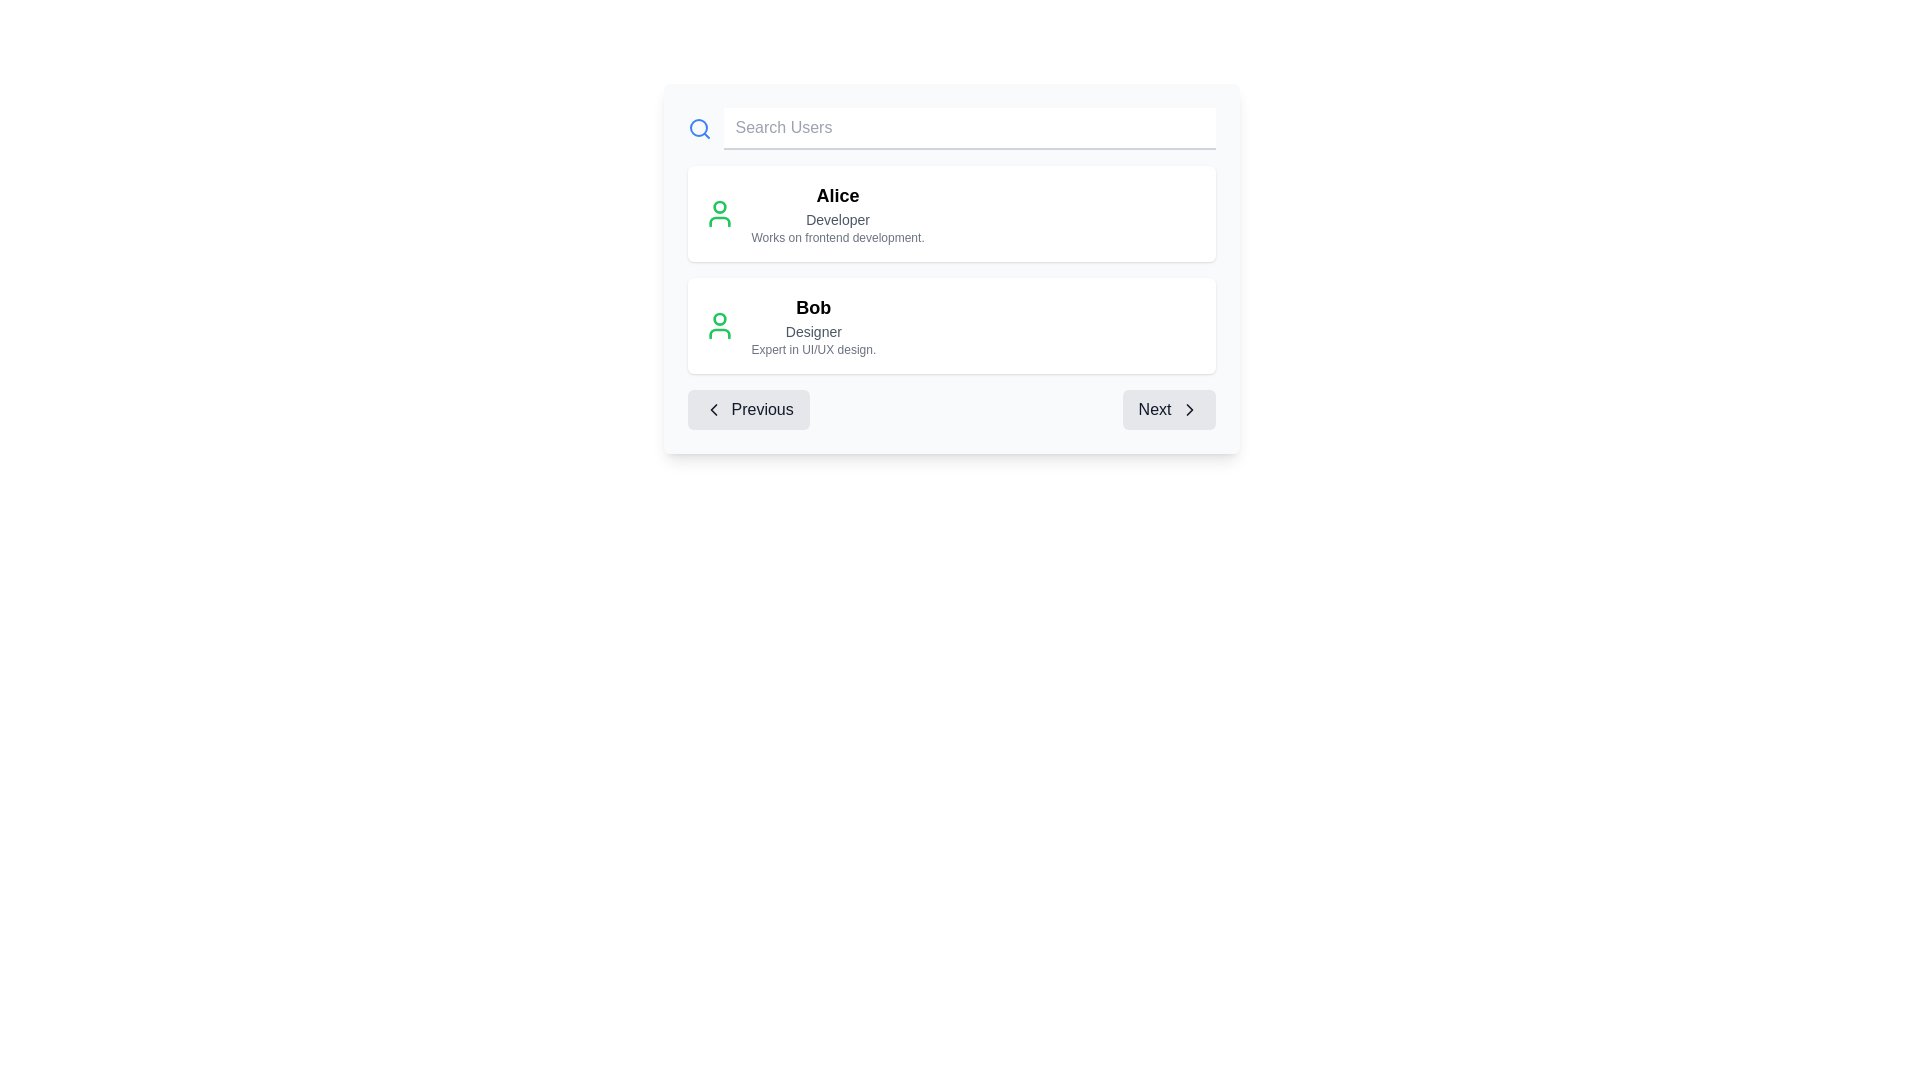  Describe the element at coordinates (813, 349) in the screenshot. I see `the descriptive metadata text element providing additional professional information about the user 'Bob', which is located below 'Designer' in the second user card` at that location.